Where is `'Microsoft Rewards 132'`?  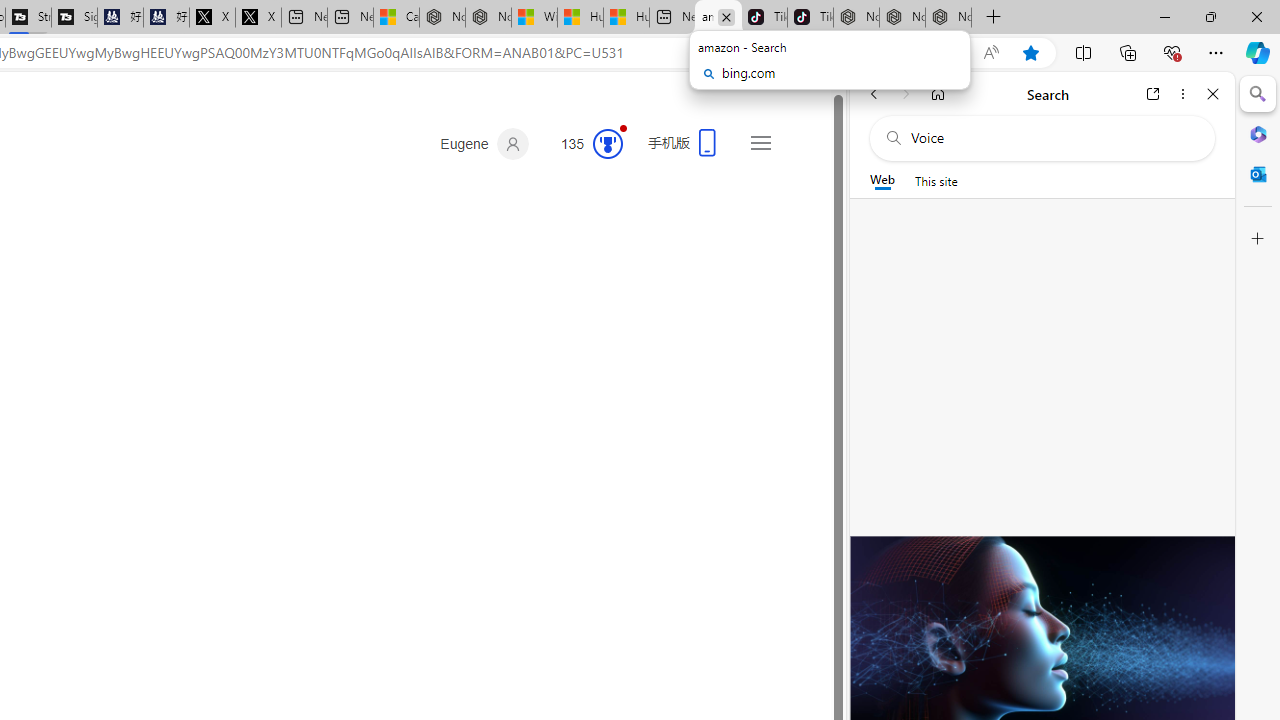
'Microsoft Rewards 132' is located at coordinates (583, 143).